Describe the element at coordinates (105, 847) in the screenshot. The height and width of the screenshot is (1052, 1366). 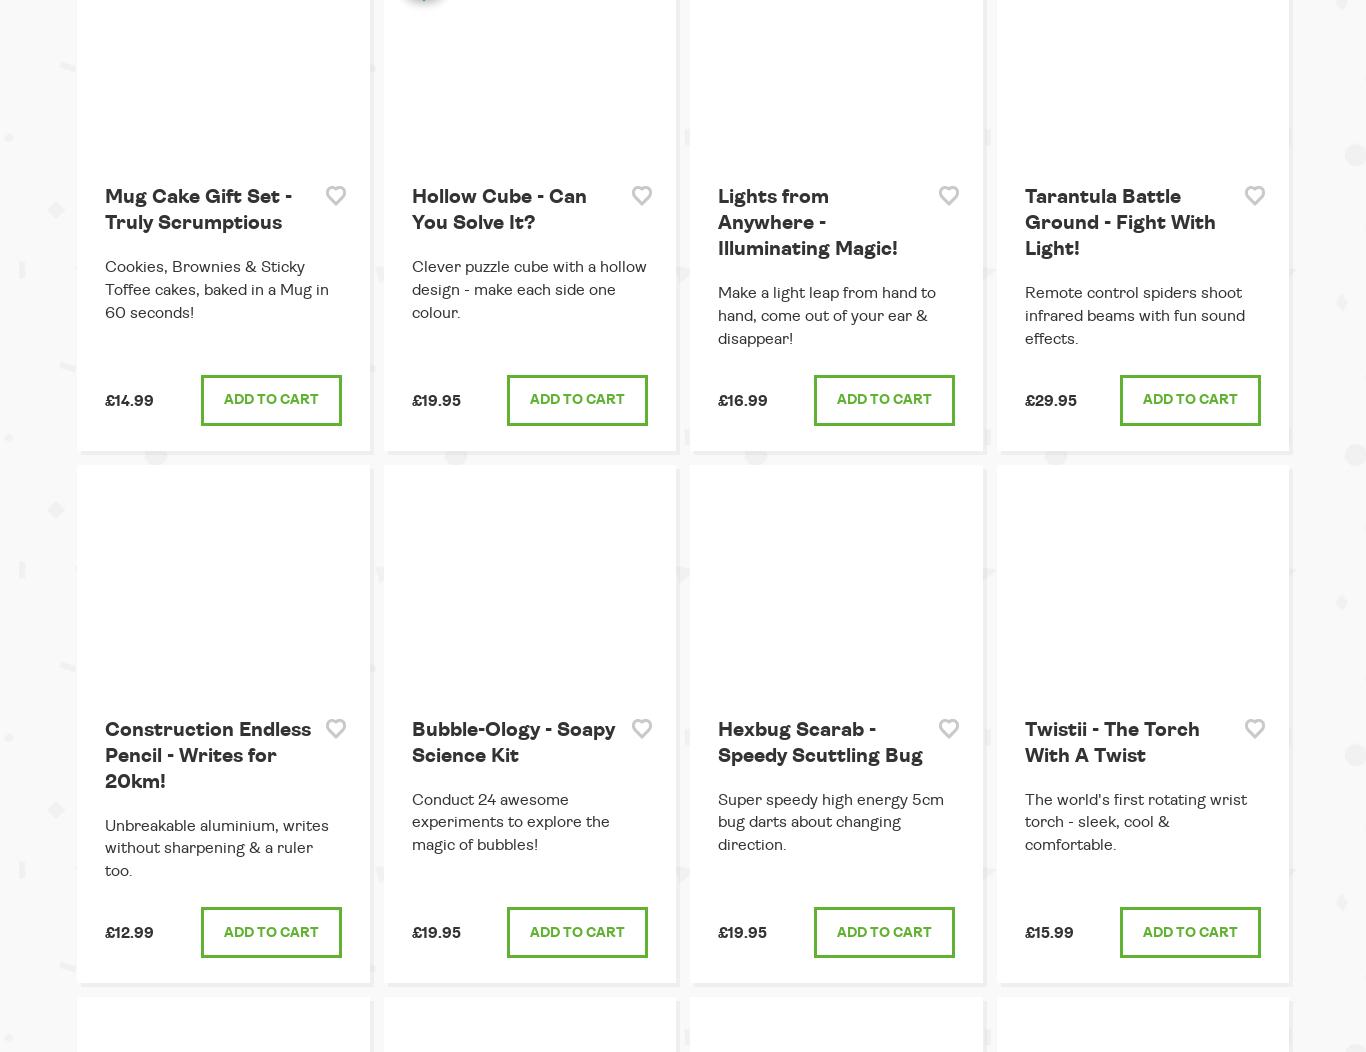
I see `'Unbreakable aluminium, writes without sharpening & a ruler too.'` at that location.